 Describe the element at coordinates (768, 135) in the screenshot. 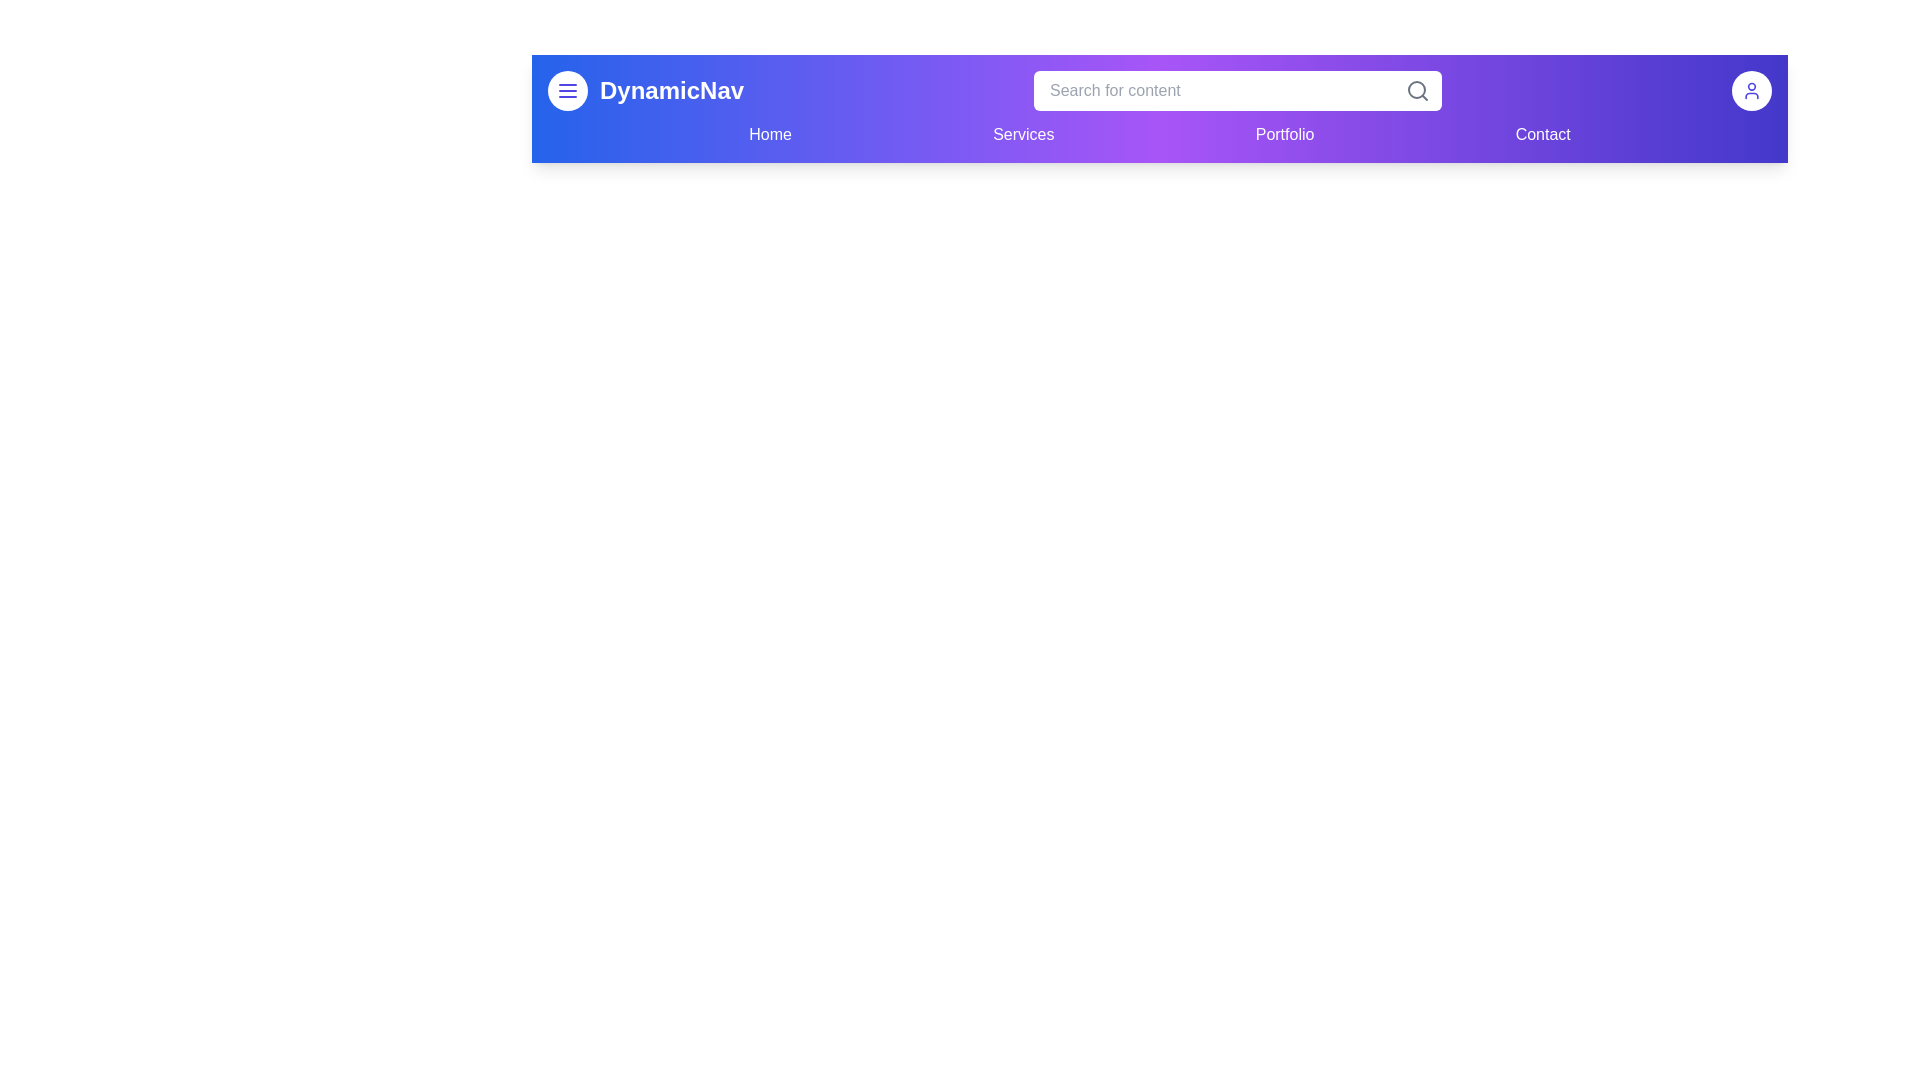

I see `the navigation link labeled Home to navigate to the corresponding page` at that location.